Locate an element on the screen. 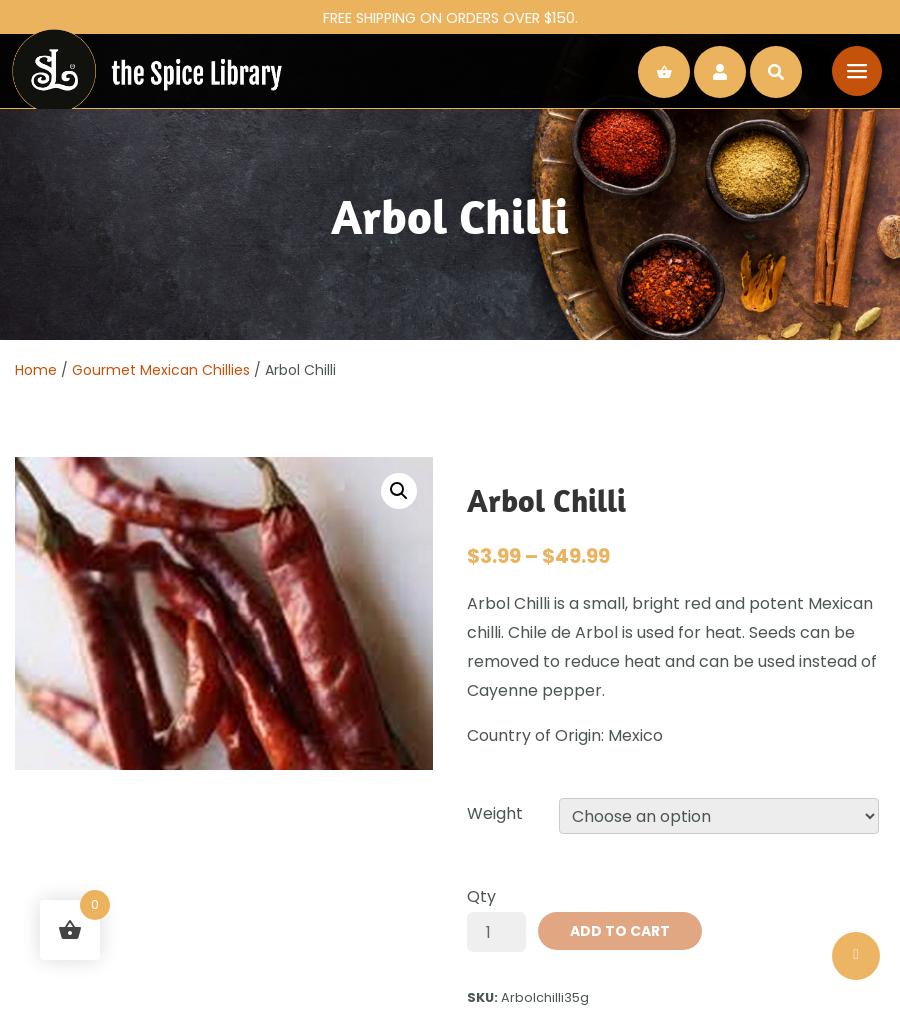  'Continue shopping' is located at coordinates (449, 75).